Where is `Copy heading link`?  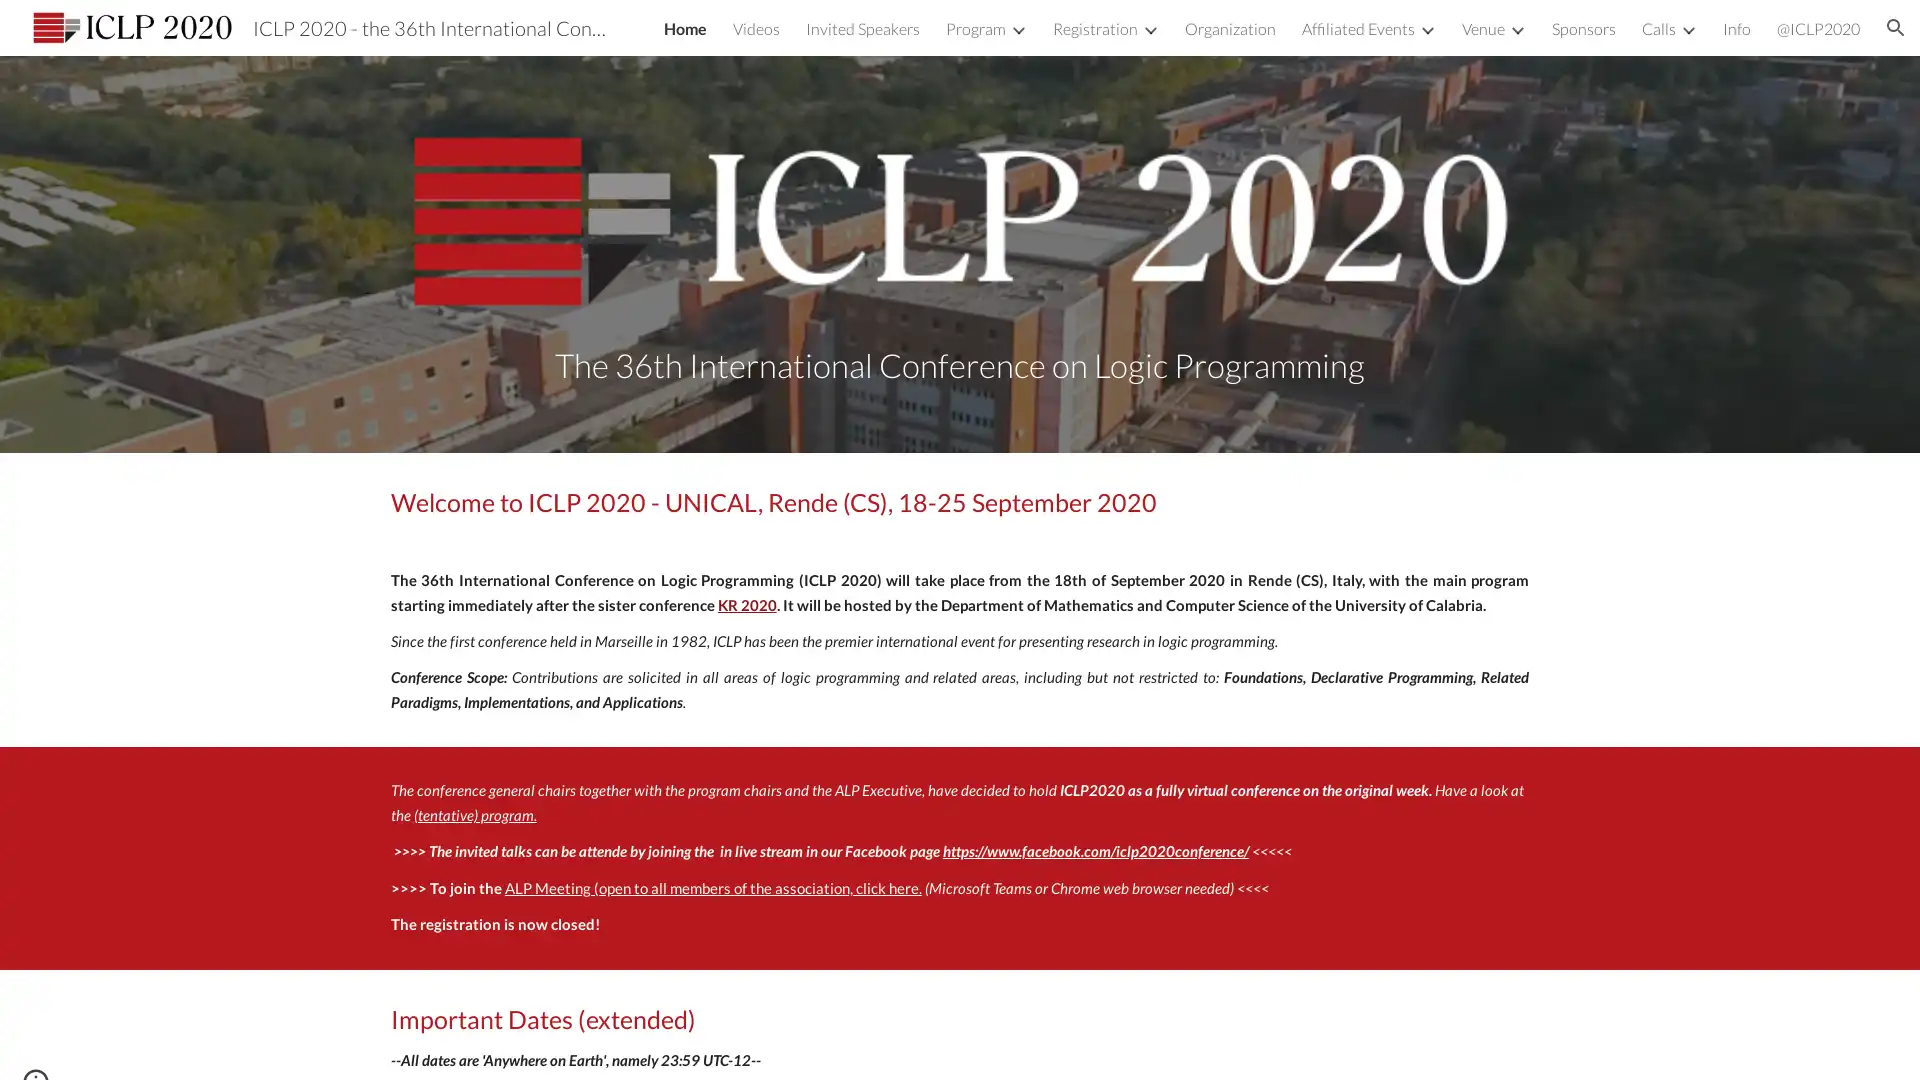
Copy heading link is located at coordinates (1179, 500).